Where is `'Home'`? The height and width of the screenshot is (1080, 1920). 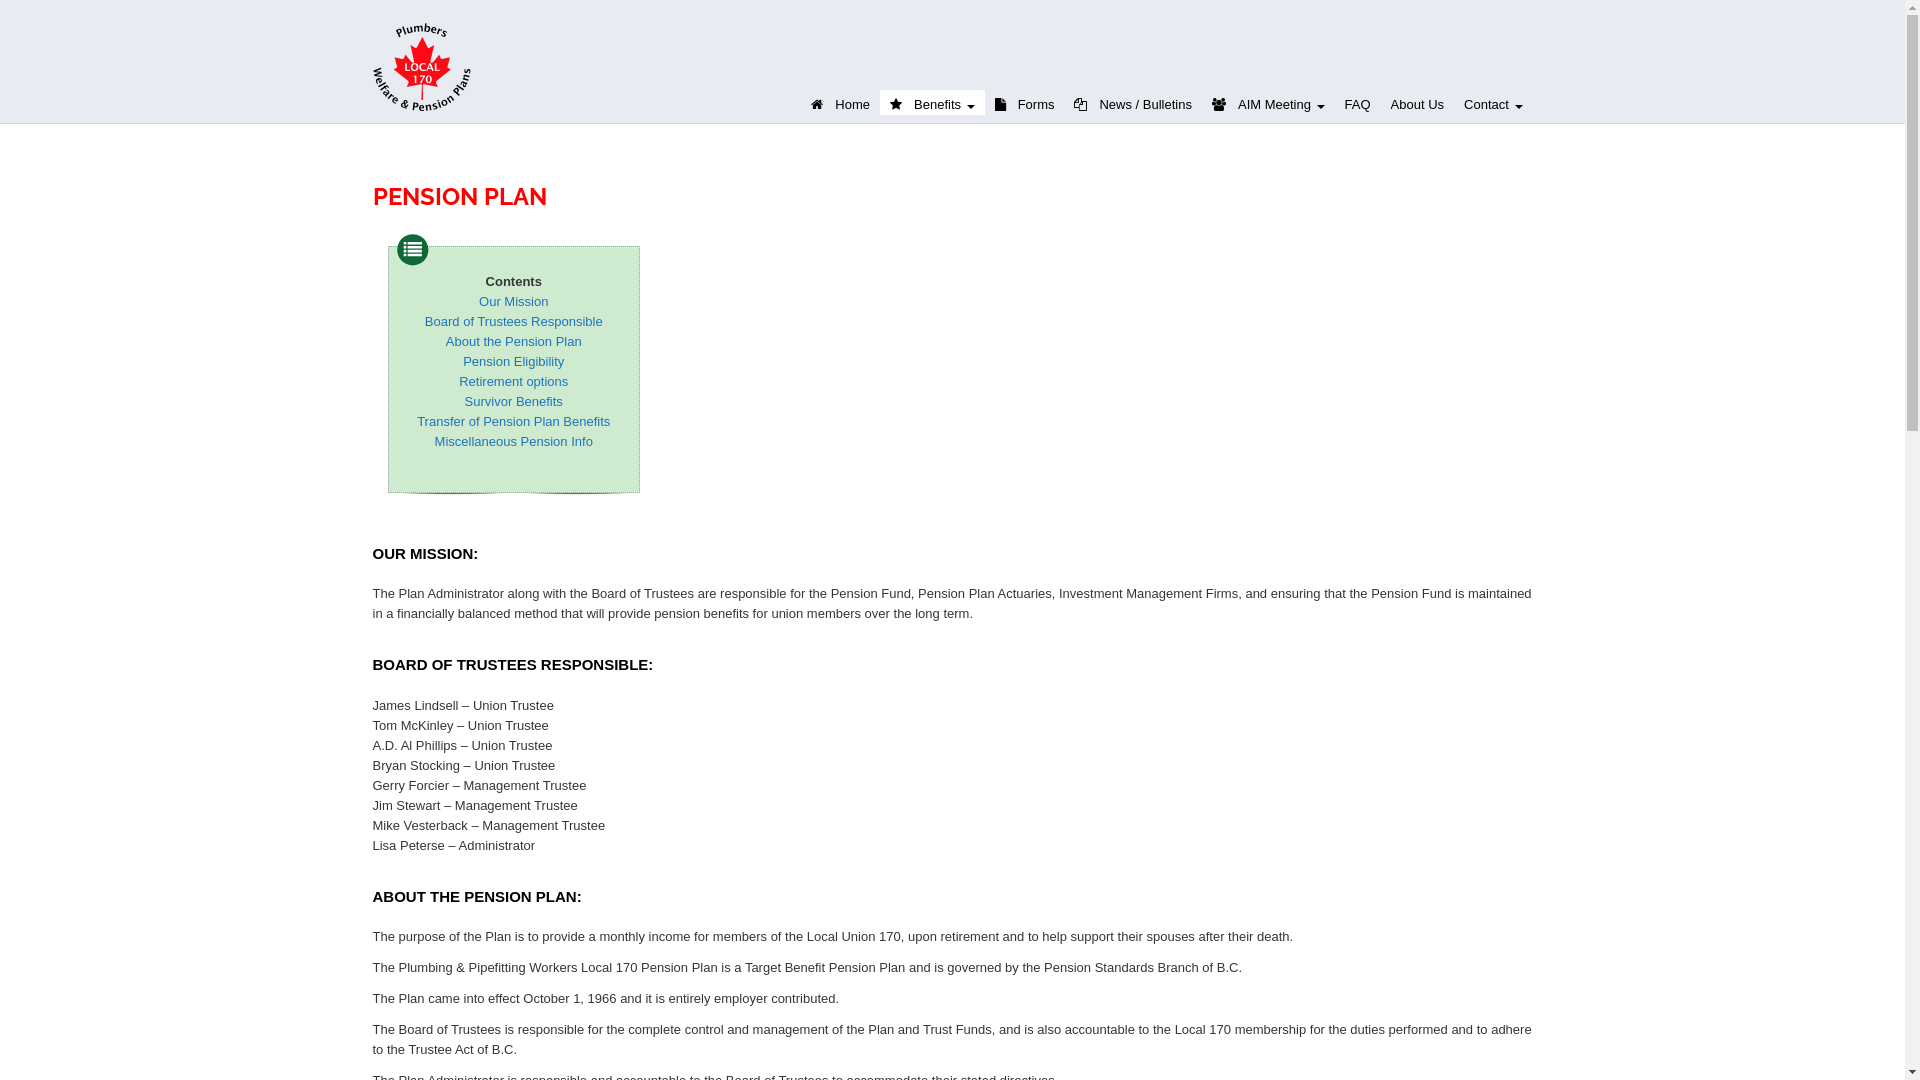
'Home' is located at coordinates (840, 102).